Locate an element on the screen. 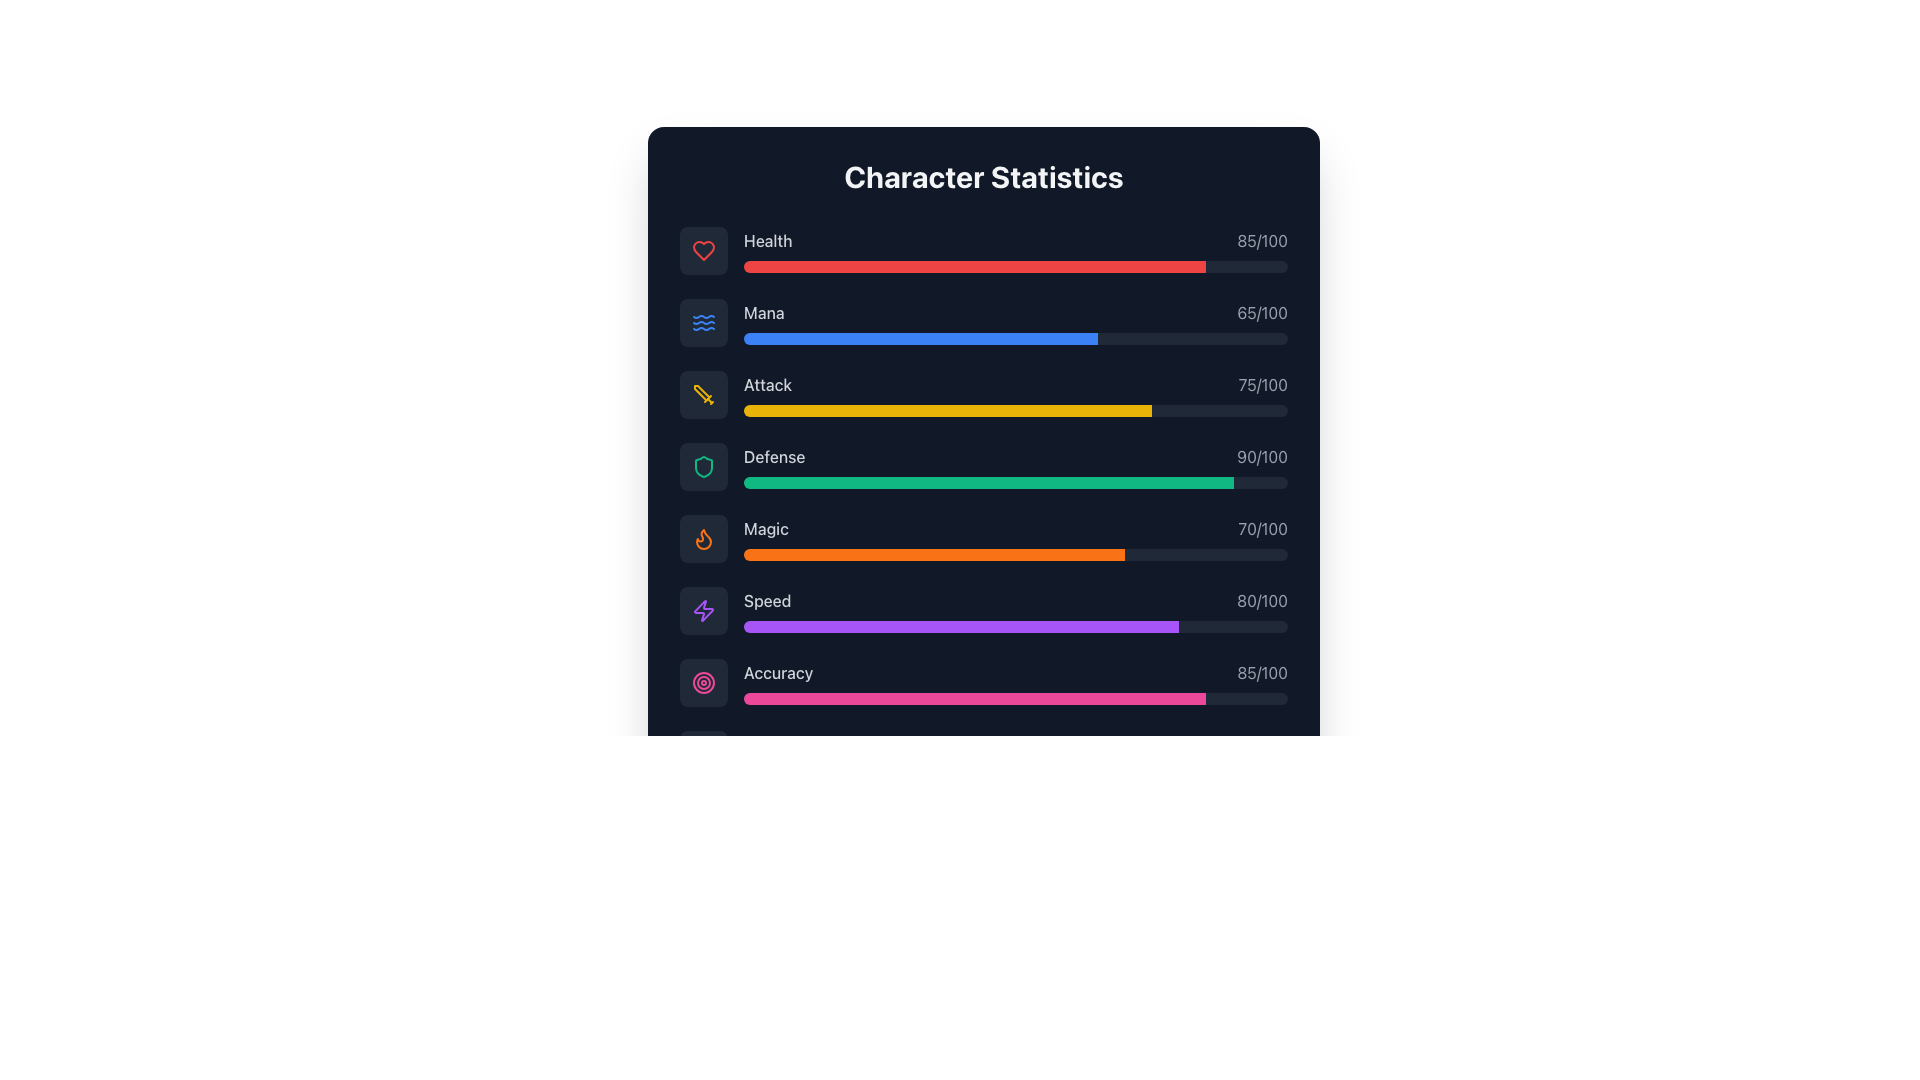  the 'Attack' text label located in the third row under 'Character Statistics' is located at coordinates (767, 385).